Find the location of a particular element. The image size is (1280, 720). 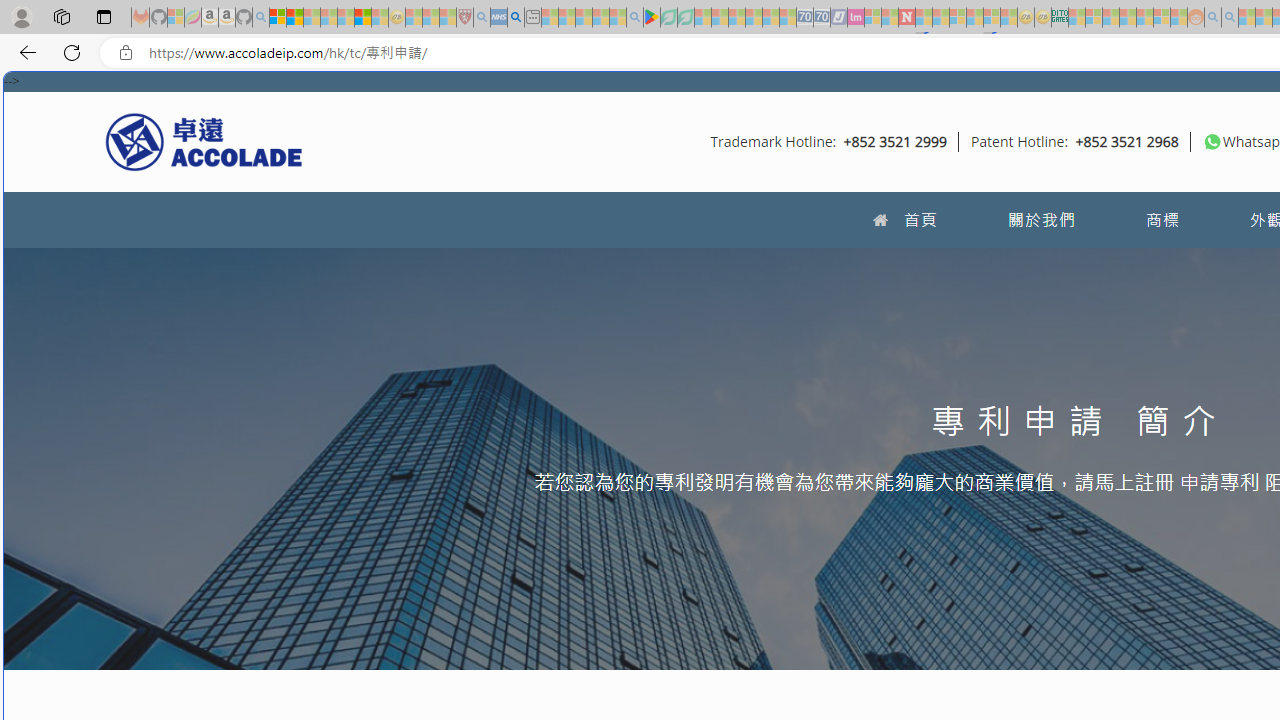

'DITOGAMES AG Imprint' is located at coordinates (1058, 17).